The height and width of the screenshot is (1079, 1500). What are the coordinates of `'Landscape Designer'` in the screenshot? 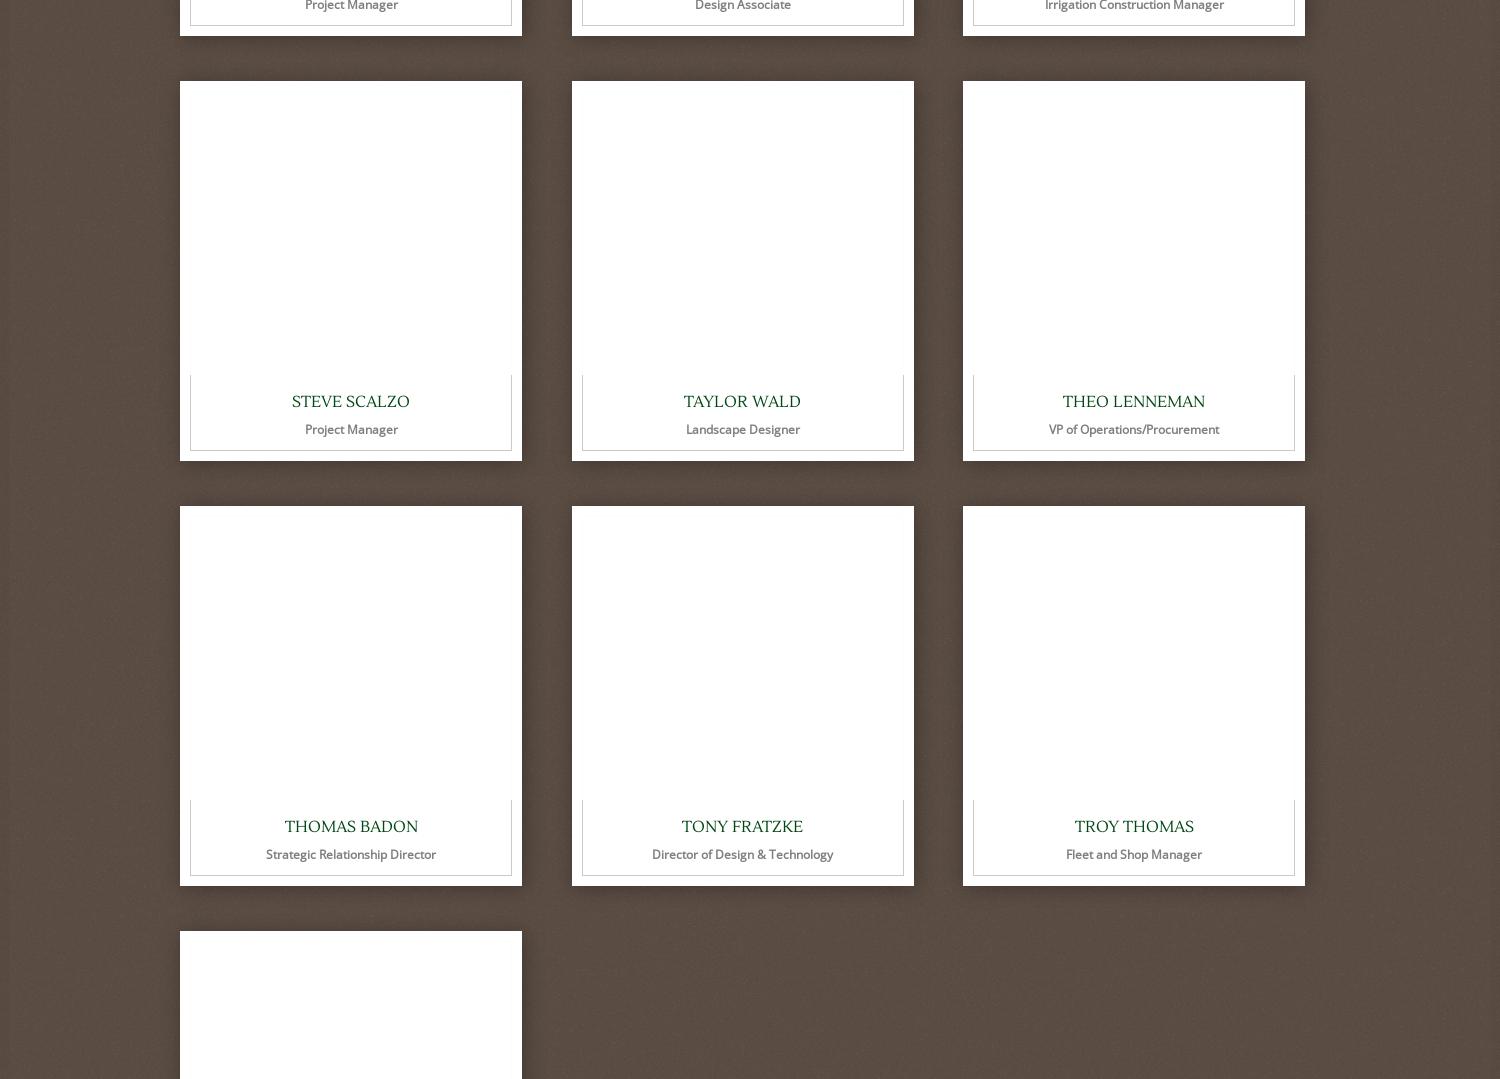 It's located at (685, 429).